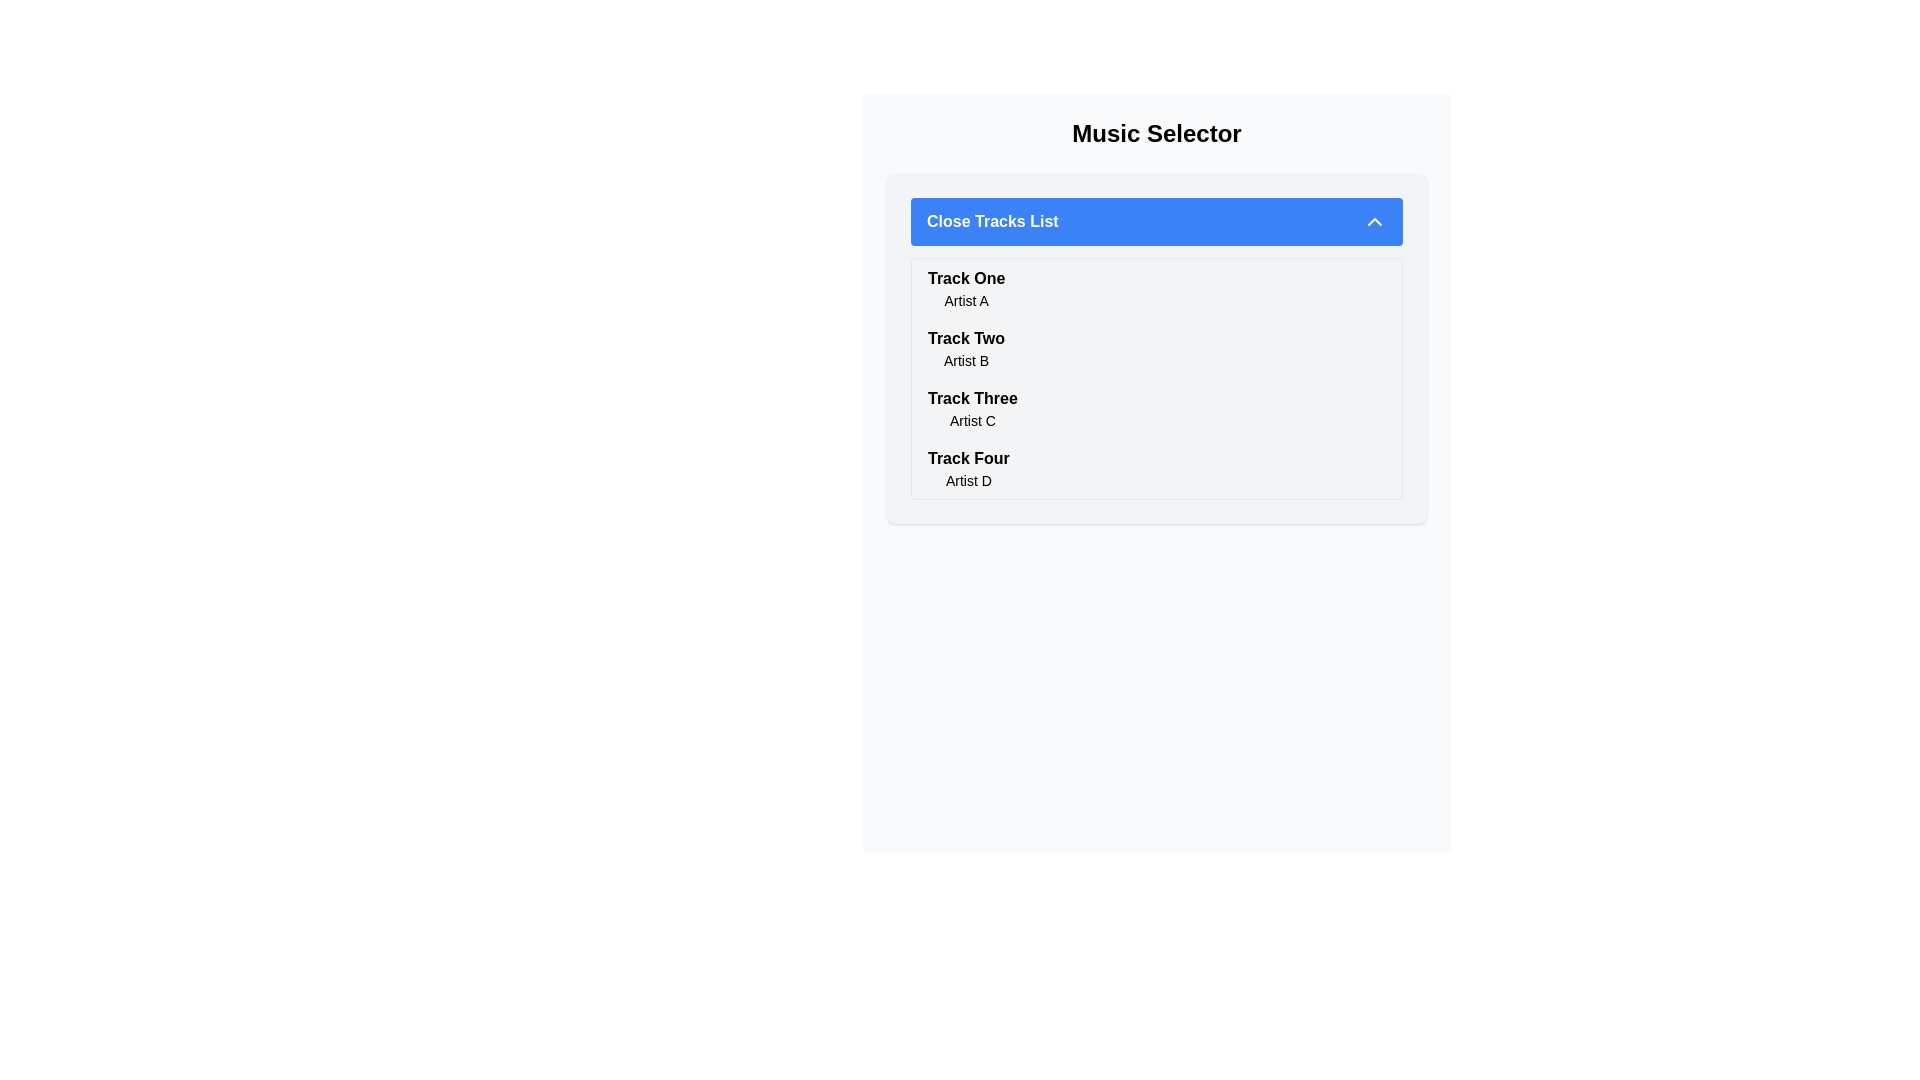 The image size is (1920, 1080). I want to click on the first track selection item in the list, located beneath the 'Close Tracks List' header, so click(966, 289).